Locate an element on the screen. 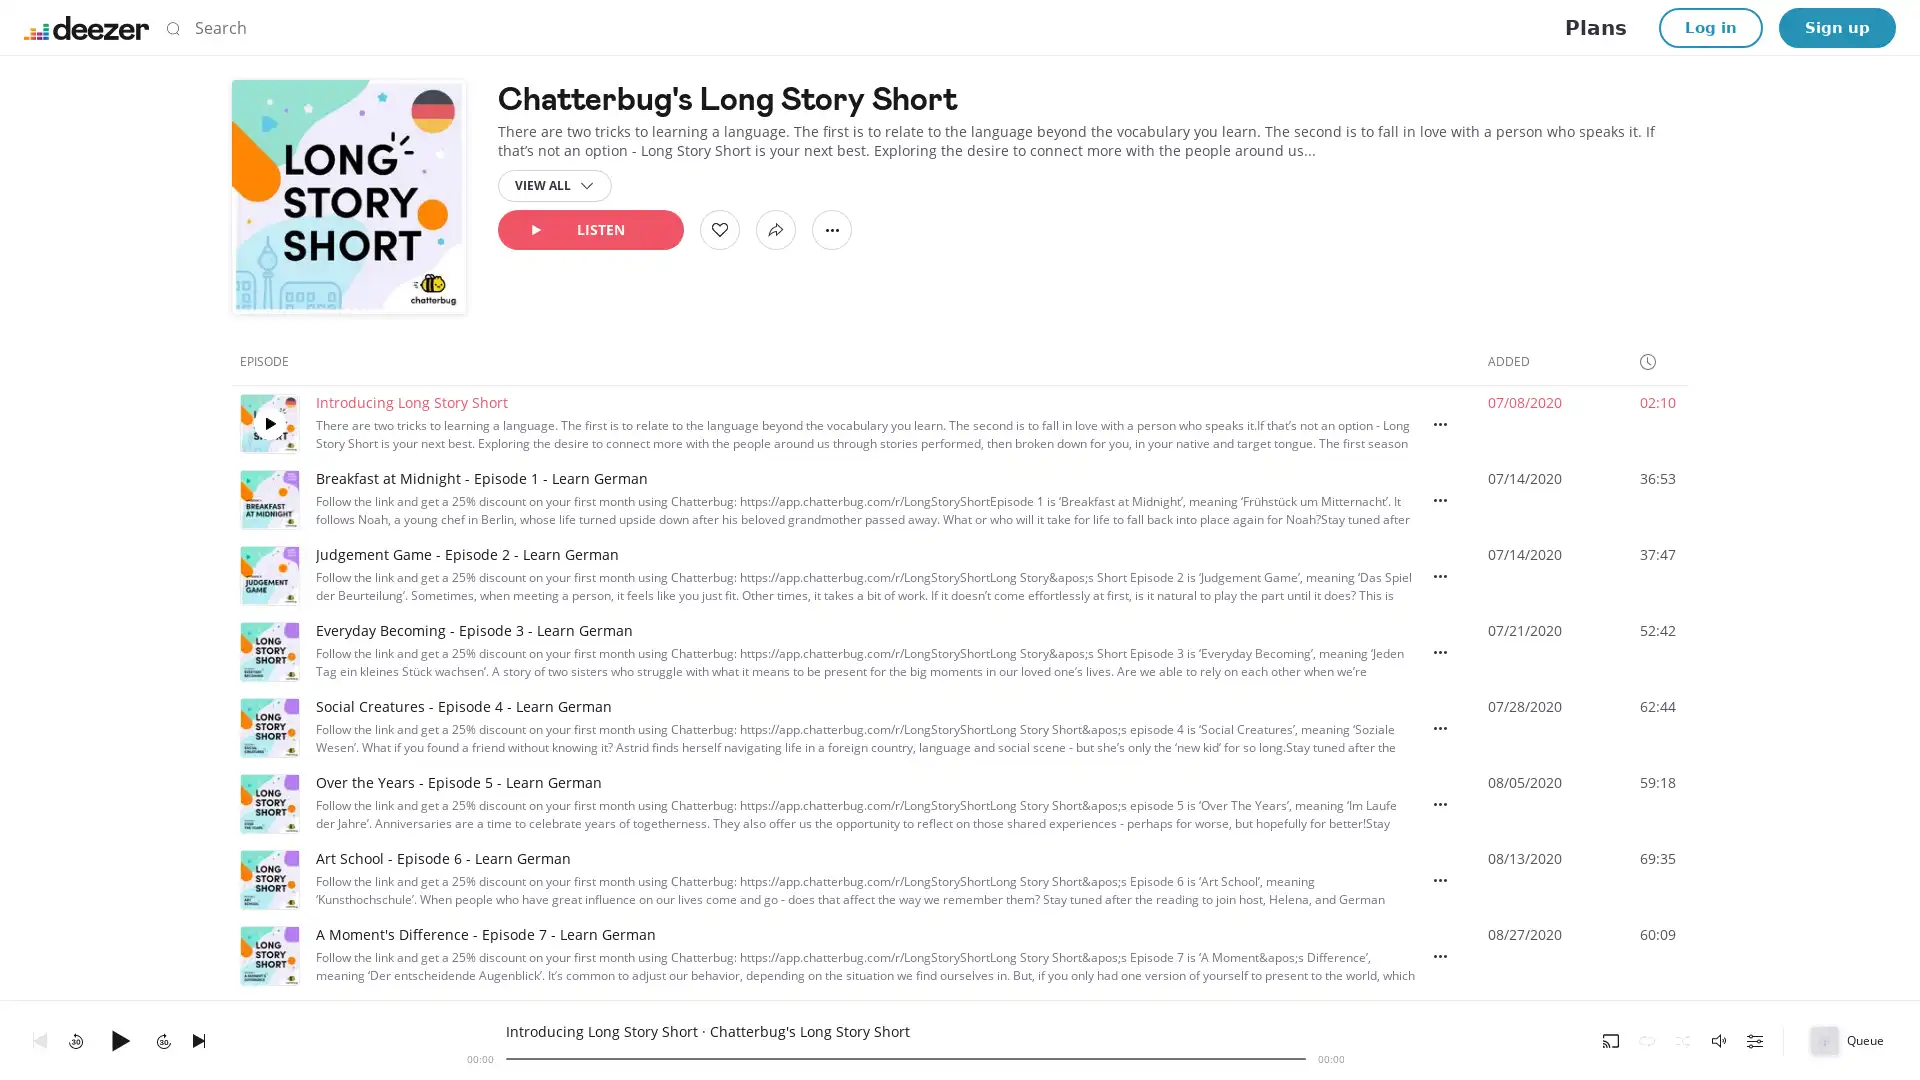 Image resolution: width=1920 pixels, height=1080 pixels. Play Art School - Episode 6 - Learn German by Chatterbug's Long Story Short is located at coordinates (268, 878).